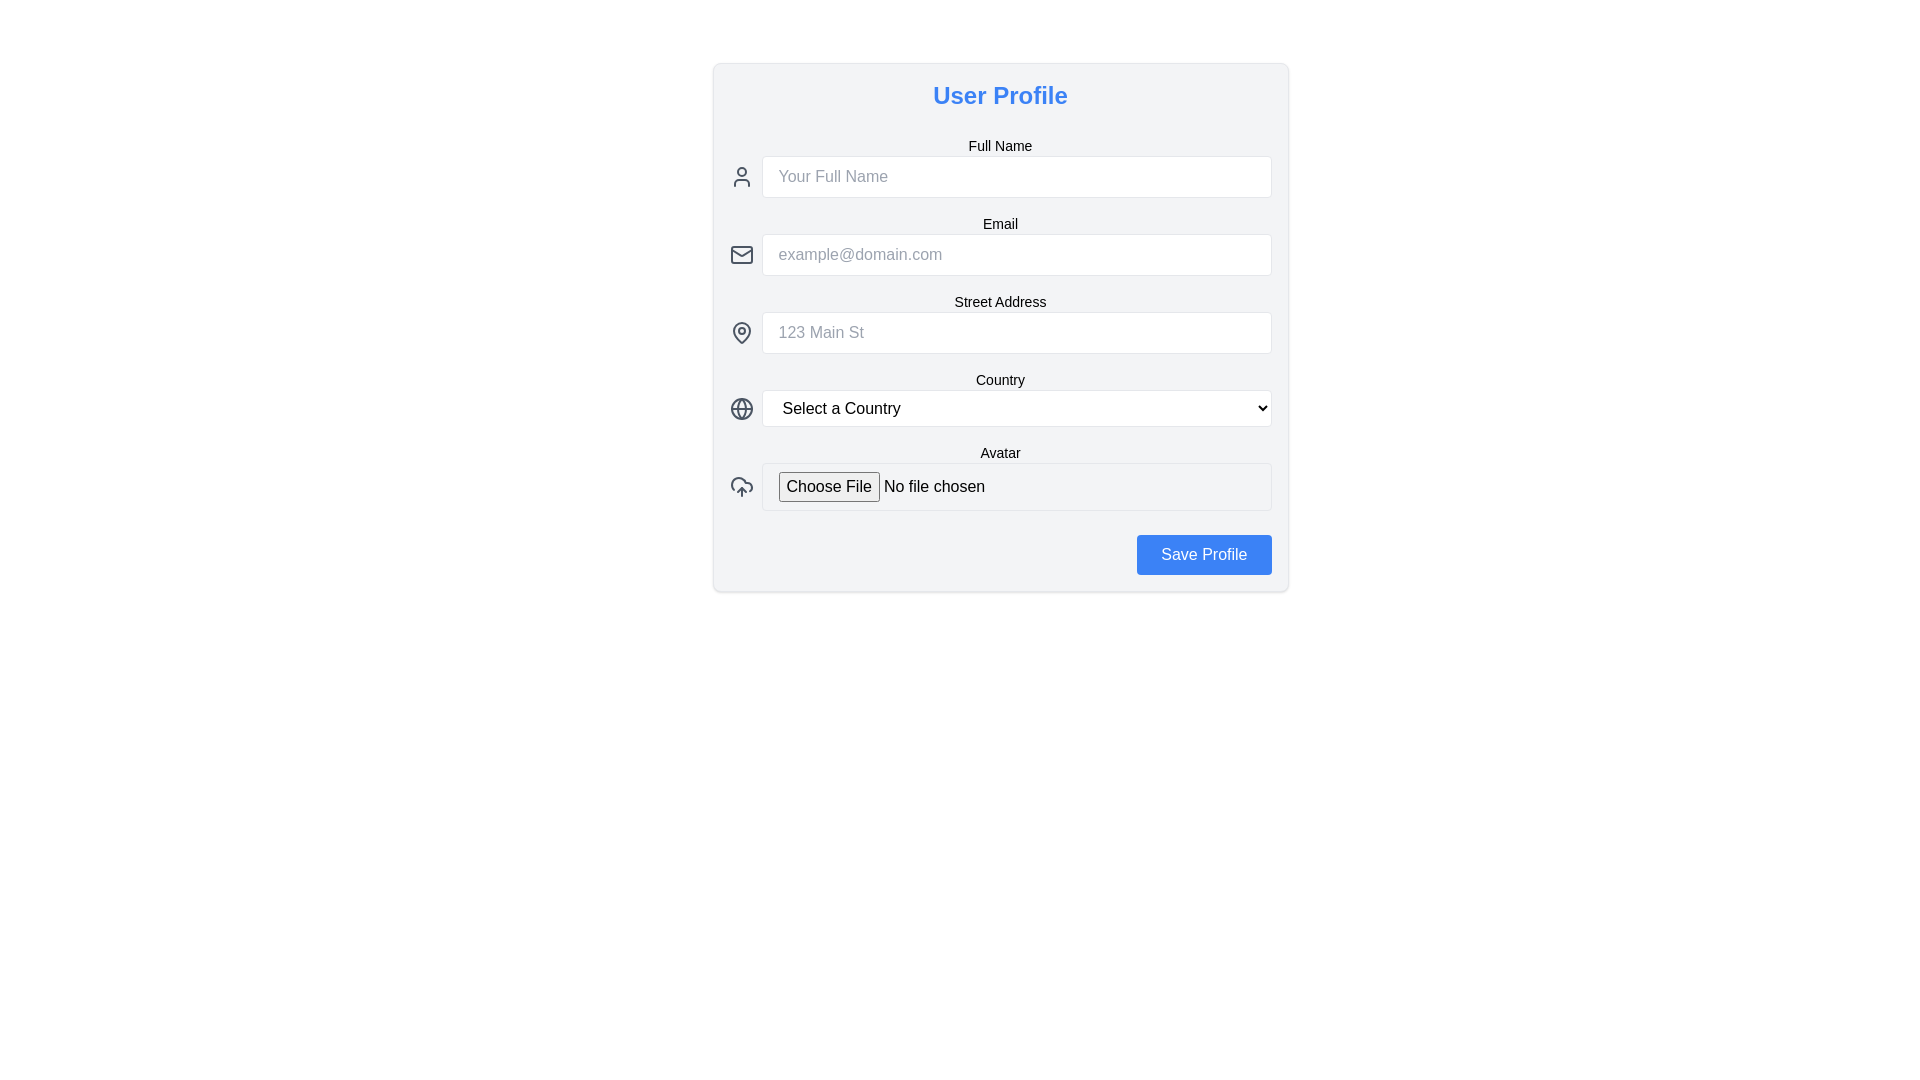 This screenshot has height=1080, width=1920. Describe the element at coordinates (740, 253) in the screenshot. I see `the email input icon located to the left of the 'Email' input field, which visually indicates that the associated input field is for an email address` at that location.